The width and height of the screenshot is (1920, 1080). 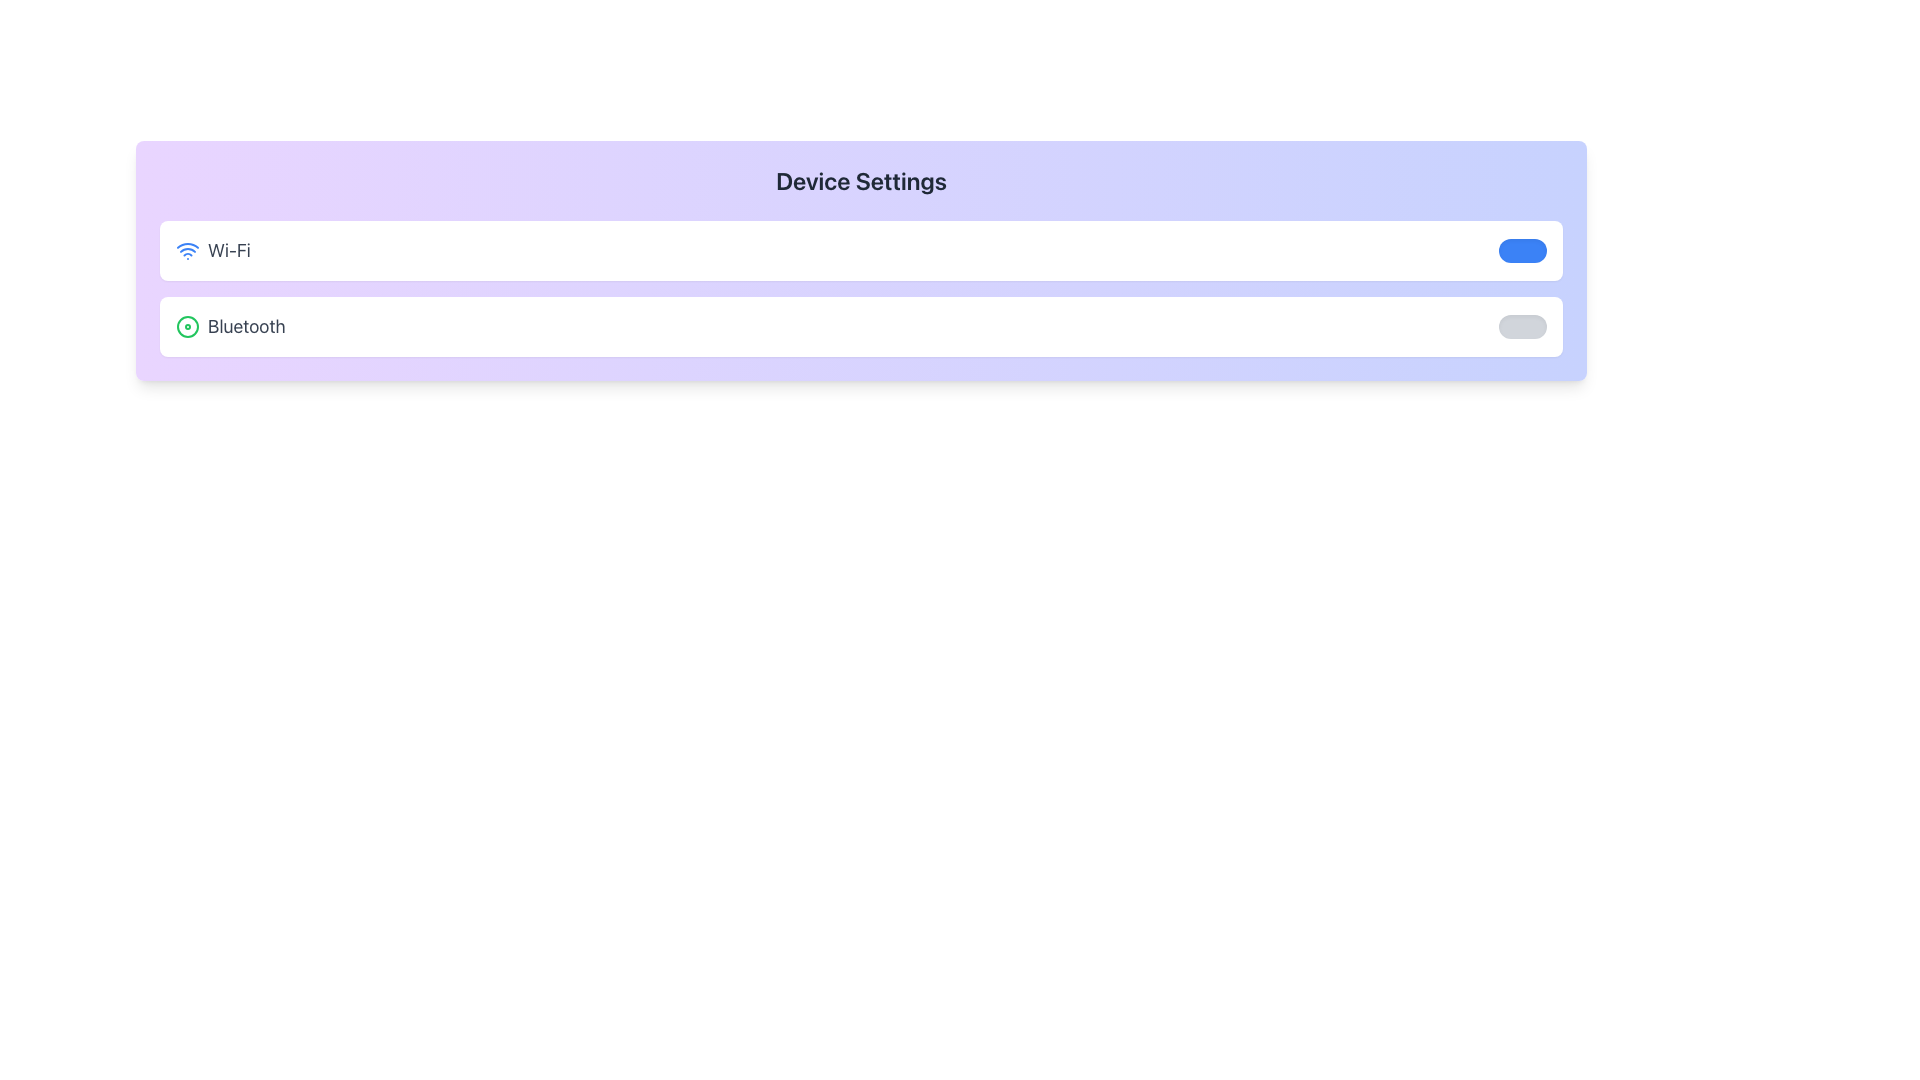 I want to click on the toggle switch located at the far-right position within the 'Wi-Fi' settings row, so click(x=1521, y=249).